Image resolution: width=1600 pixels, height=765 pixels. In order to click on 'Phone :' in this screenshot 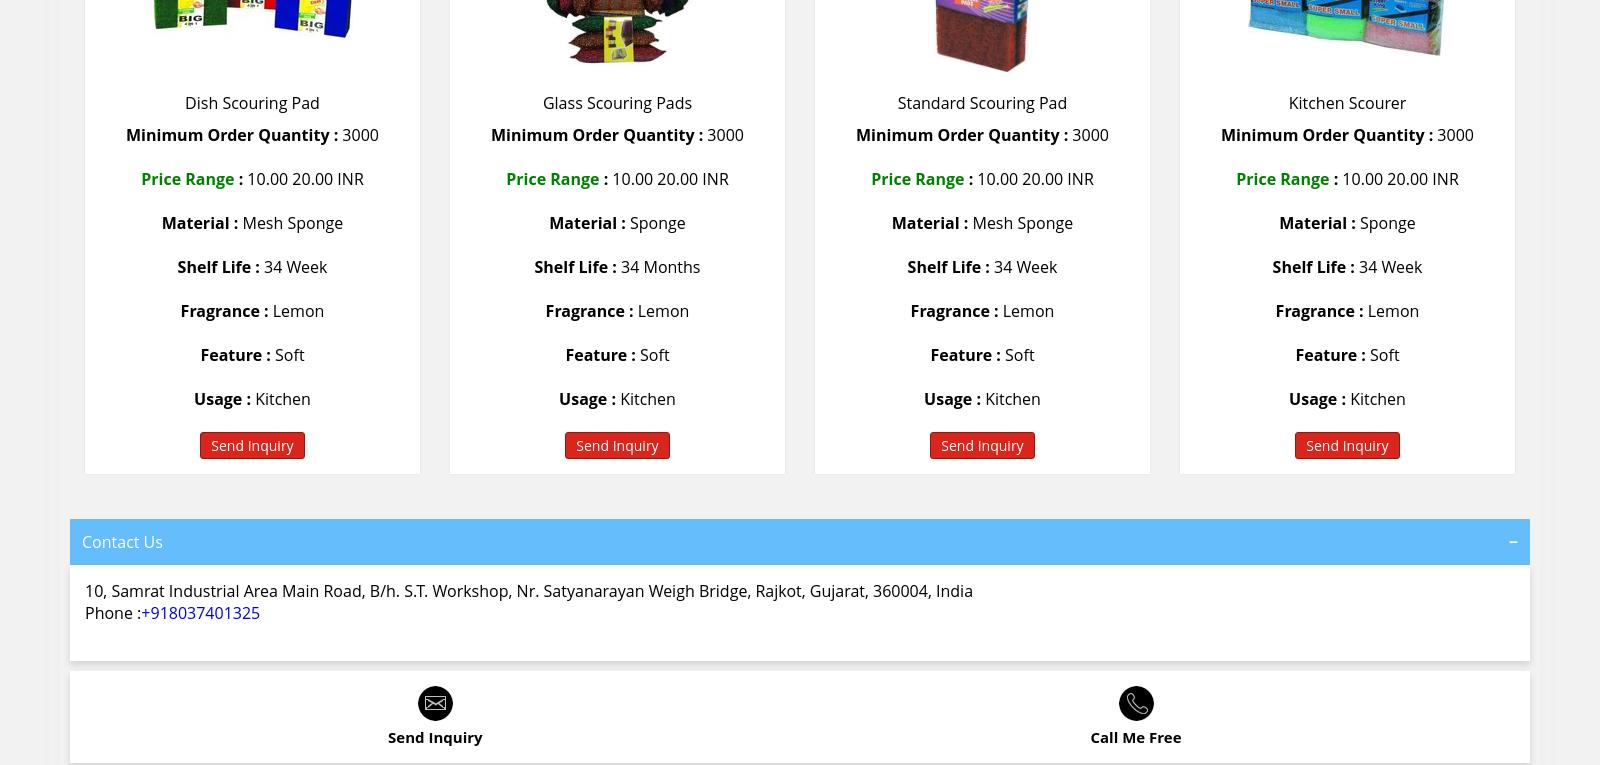, I will do `click(83, 611)`.